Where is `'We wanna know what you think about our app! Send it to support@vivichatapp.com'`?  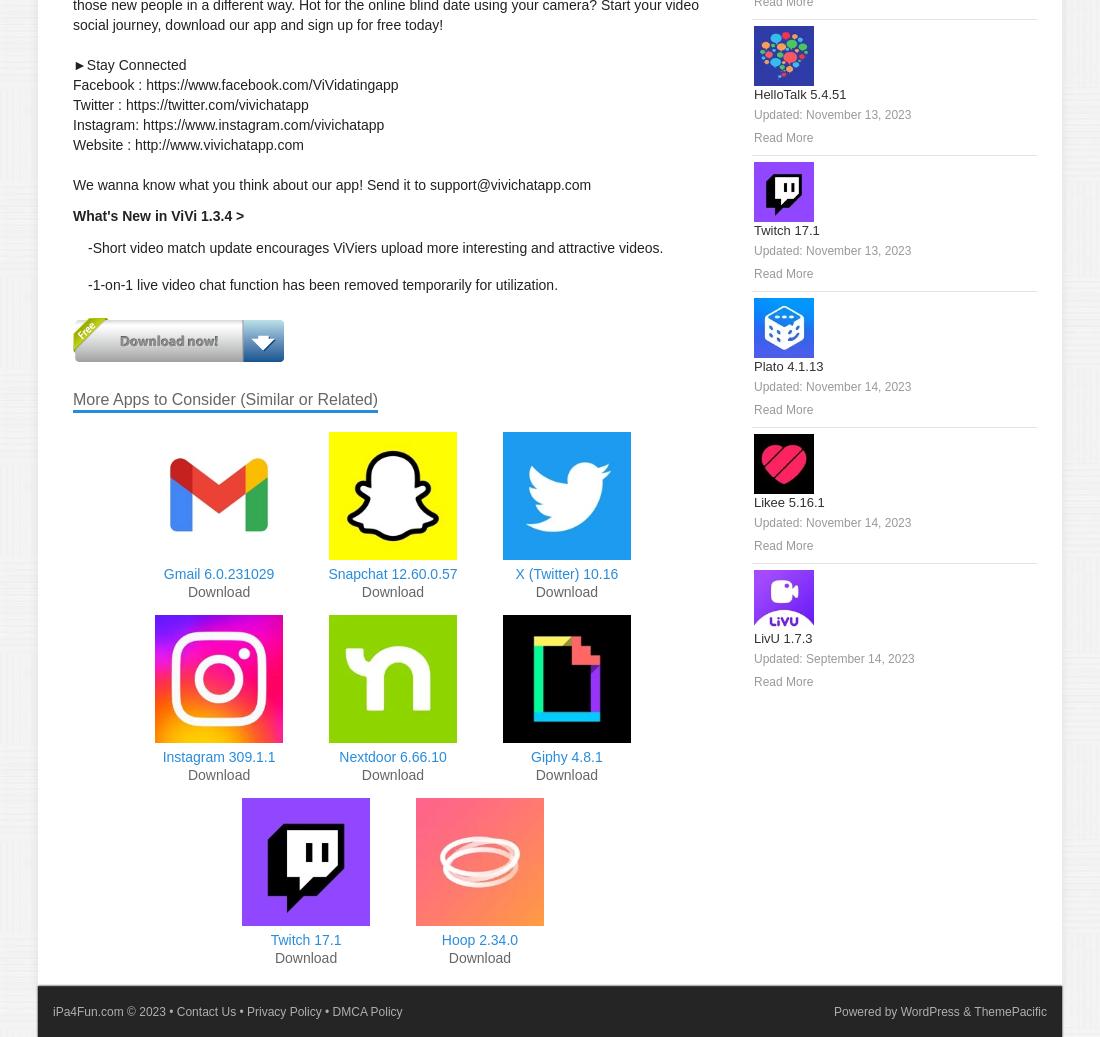
'We wanna know what you think about our app! Send it to support@vivichatapp.com' is located at coordinates (330, 184).